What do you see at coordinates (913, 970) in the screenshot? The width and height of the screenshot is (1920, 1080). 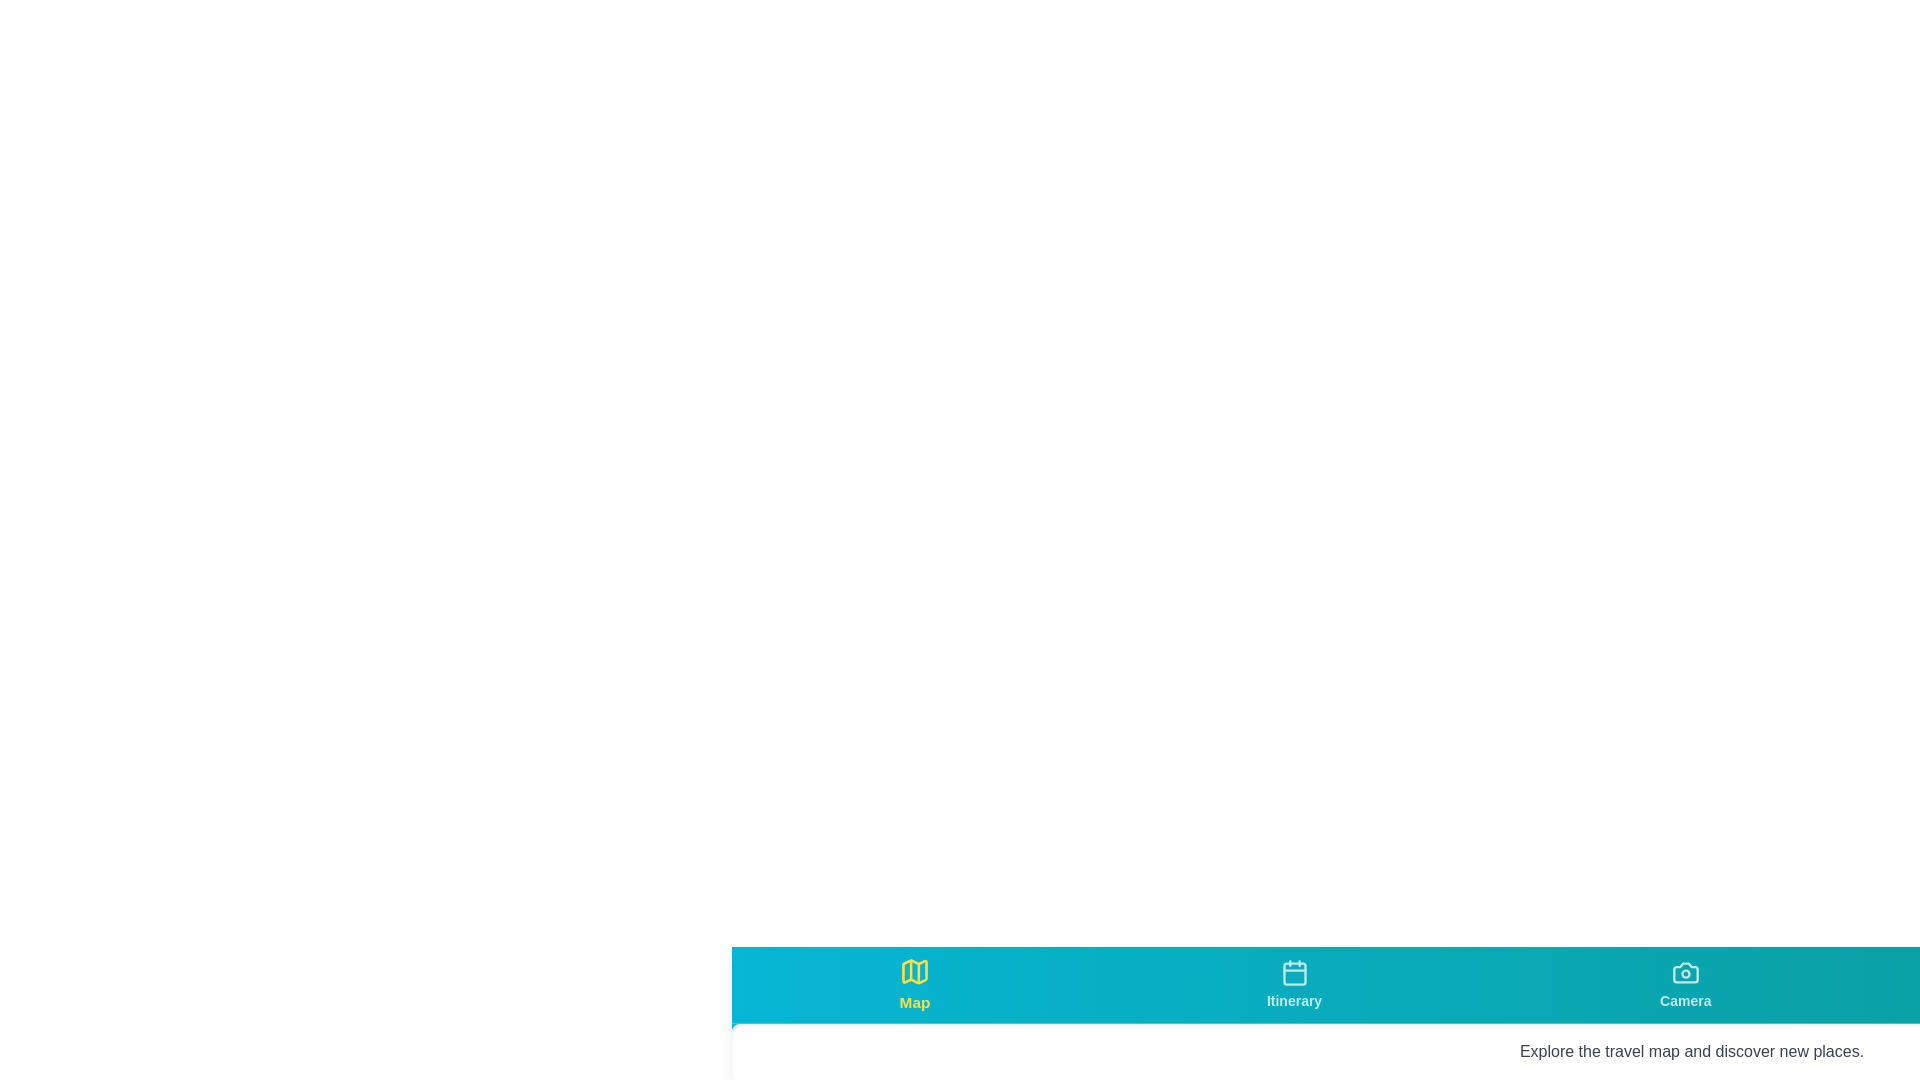 I see `the active tab's icon to confirm its selection` at bounding box center [913, 970].